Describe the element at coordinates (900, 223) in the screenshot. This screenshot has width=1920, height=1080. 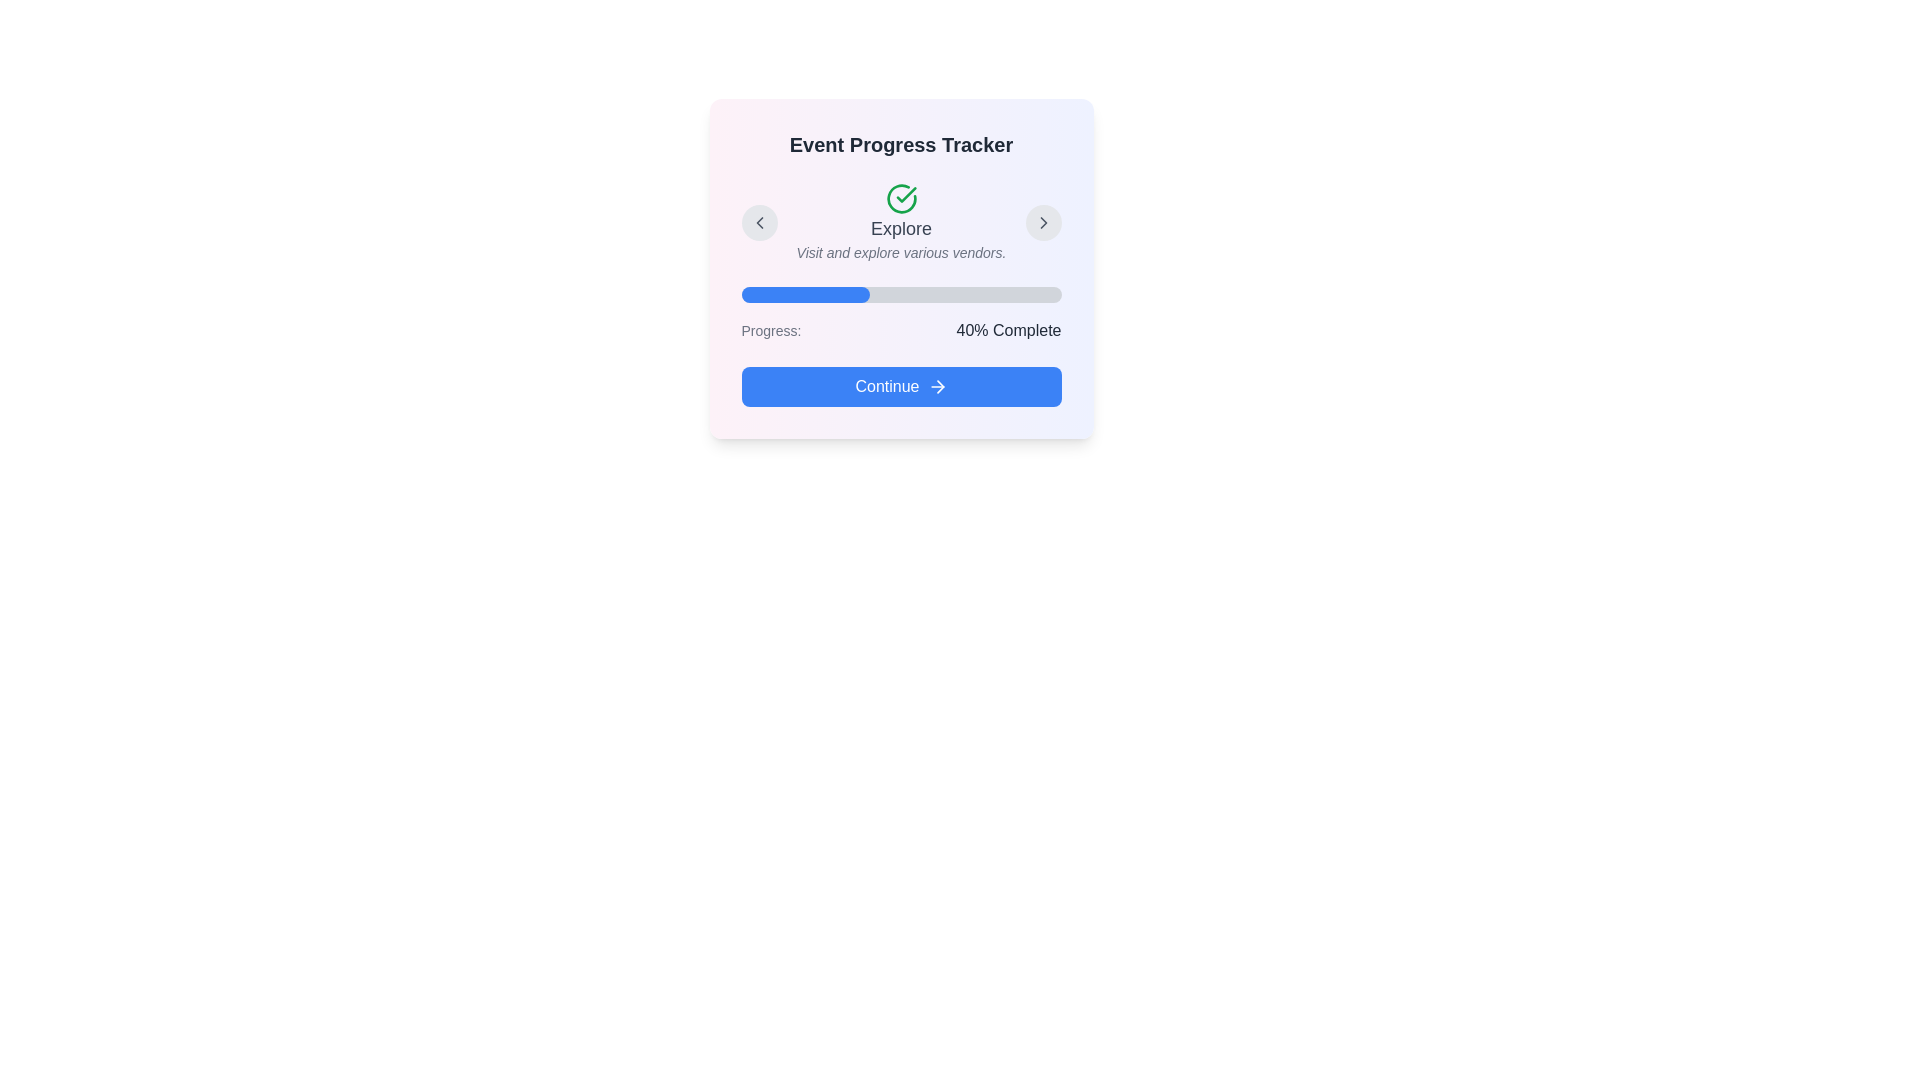
I see `the progress step indicator element located centrally below the title 'Event Progress Tracker'` at that location.